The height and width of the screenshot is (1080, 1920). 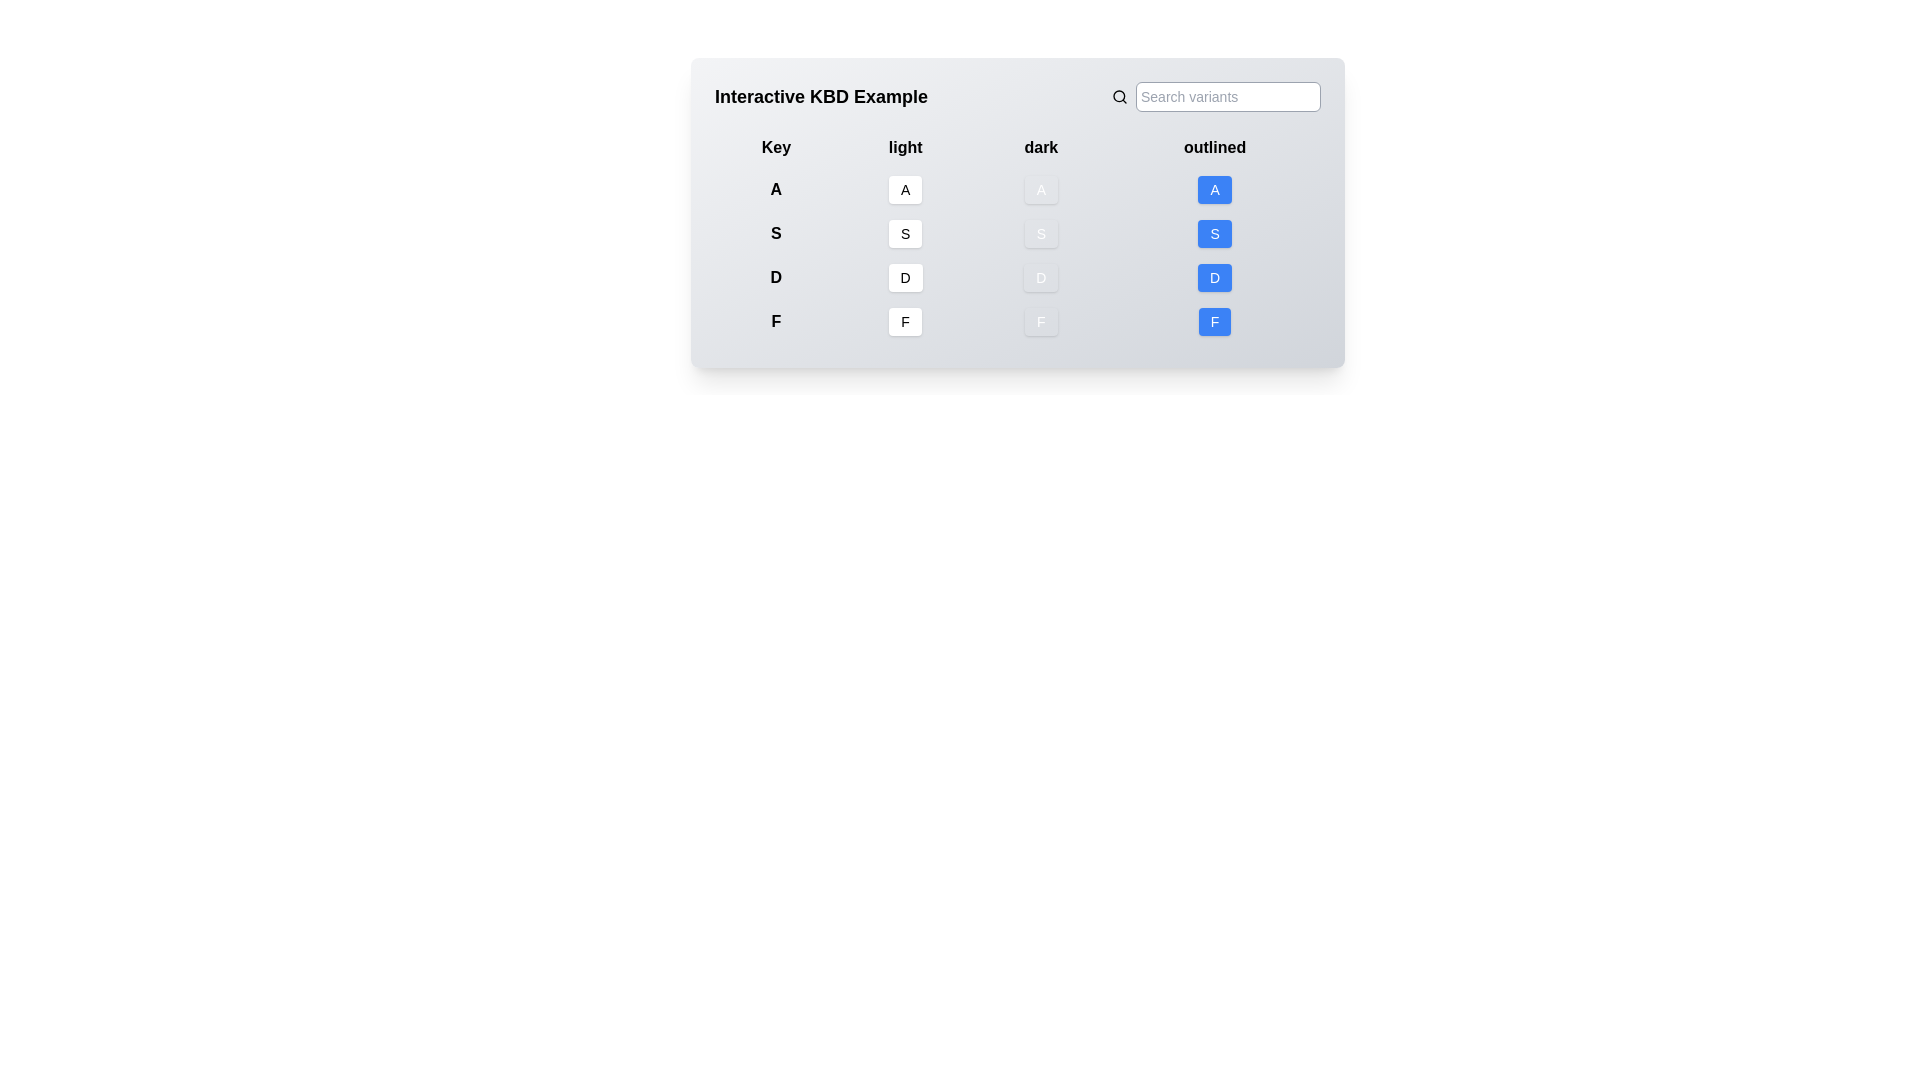 What do you see at coordinates (1017, 277) in the screenshot?
I see `the 'dark' column in the row labeled 'D' which represents a key in the segment of four rows for keys (A, S, D, F)` at bounding box center [1017, 277].